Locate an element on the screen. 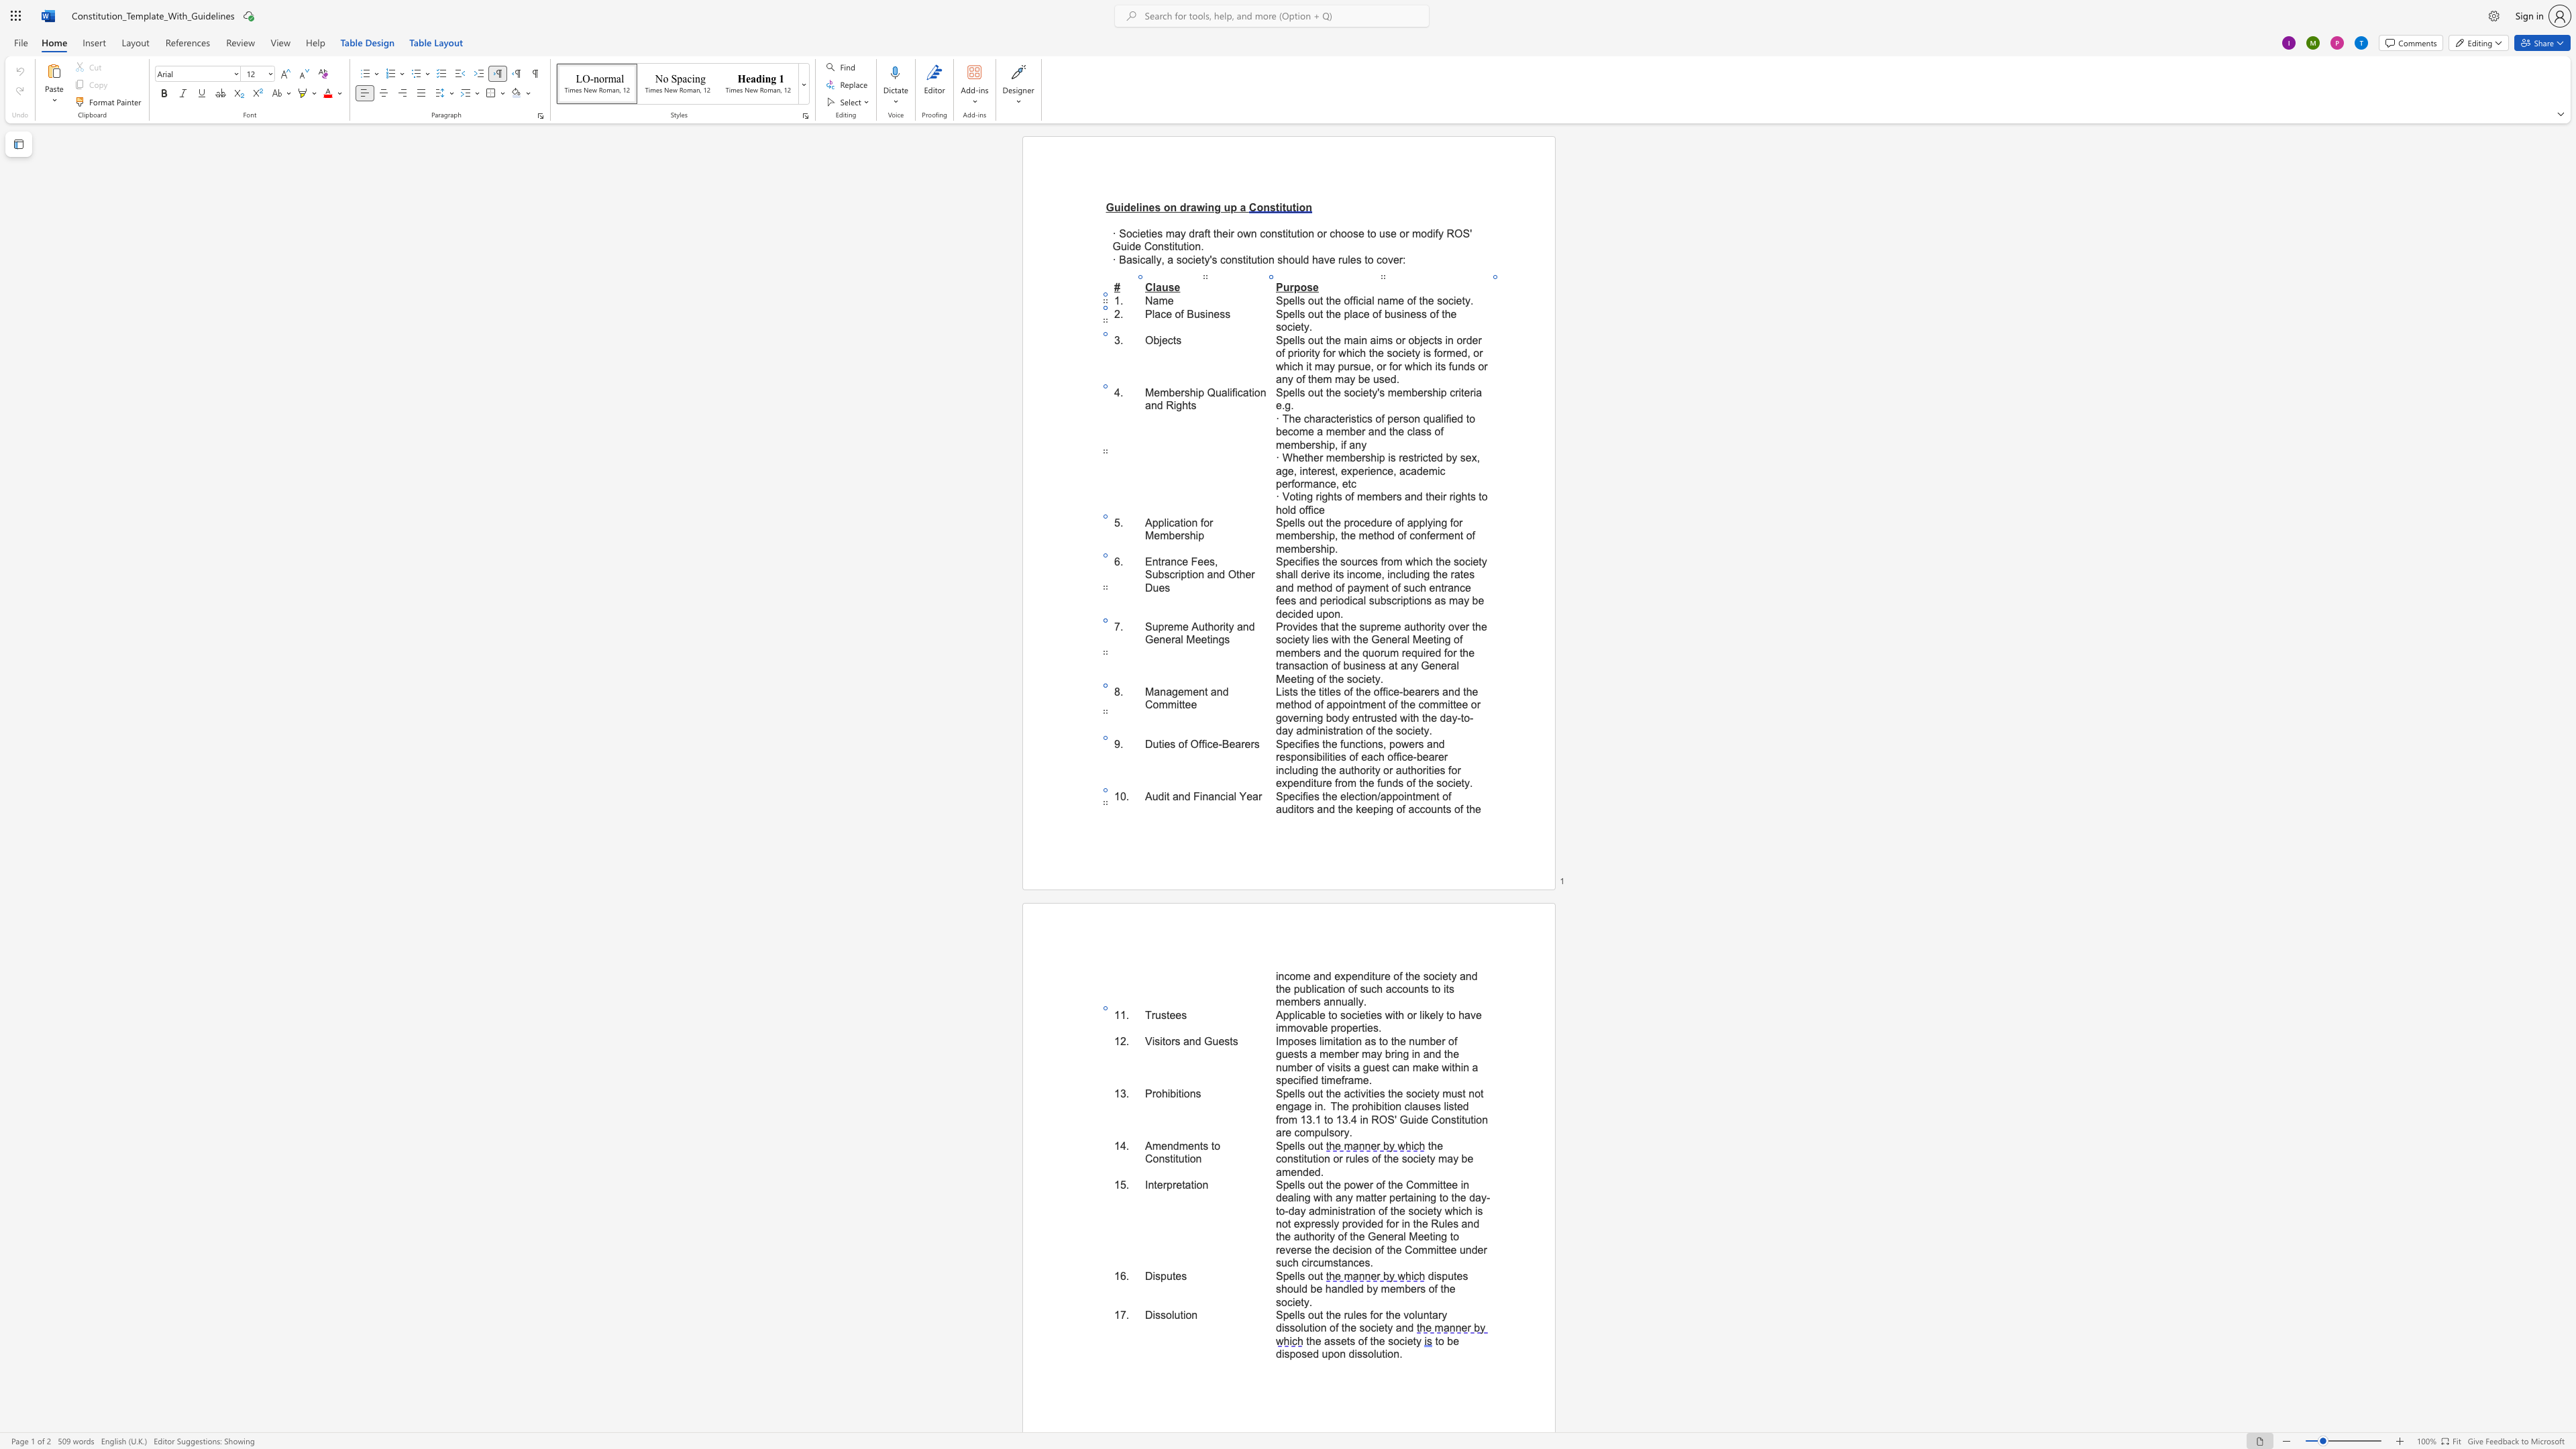 The height and width of the screenshot is (1449, 2576). the 6th character "i" in the text is located at coordinates (1379, 809).